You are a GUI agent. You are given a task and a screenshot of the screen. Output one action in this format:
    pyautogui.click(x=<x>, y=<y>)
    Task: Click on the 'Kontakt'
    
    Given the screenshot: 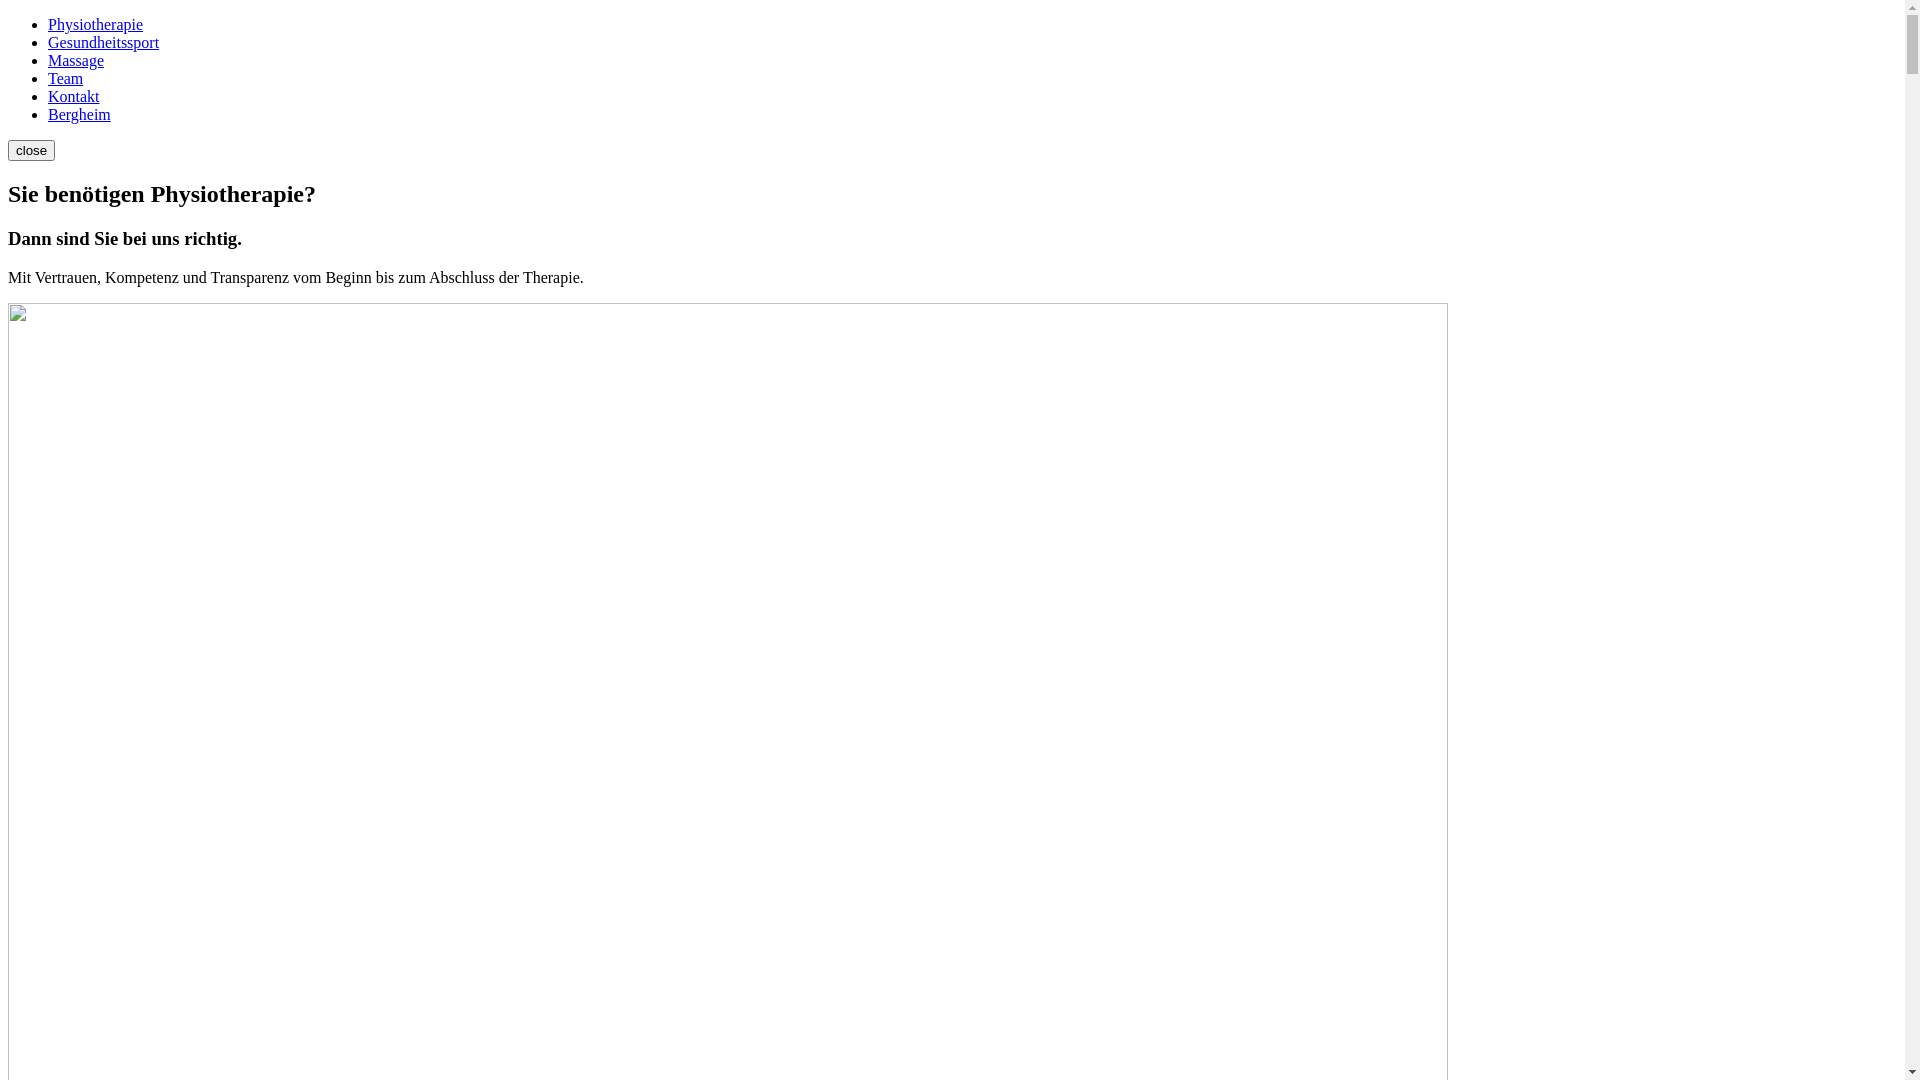 What is the action you would take?
    pyautogui.click(x=48, y=96)
    